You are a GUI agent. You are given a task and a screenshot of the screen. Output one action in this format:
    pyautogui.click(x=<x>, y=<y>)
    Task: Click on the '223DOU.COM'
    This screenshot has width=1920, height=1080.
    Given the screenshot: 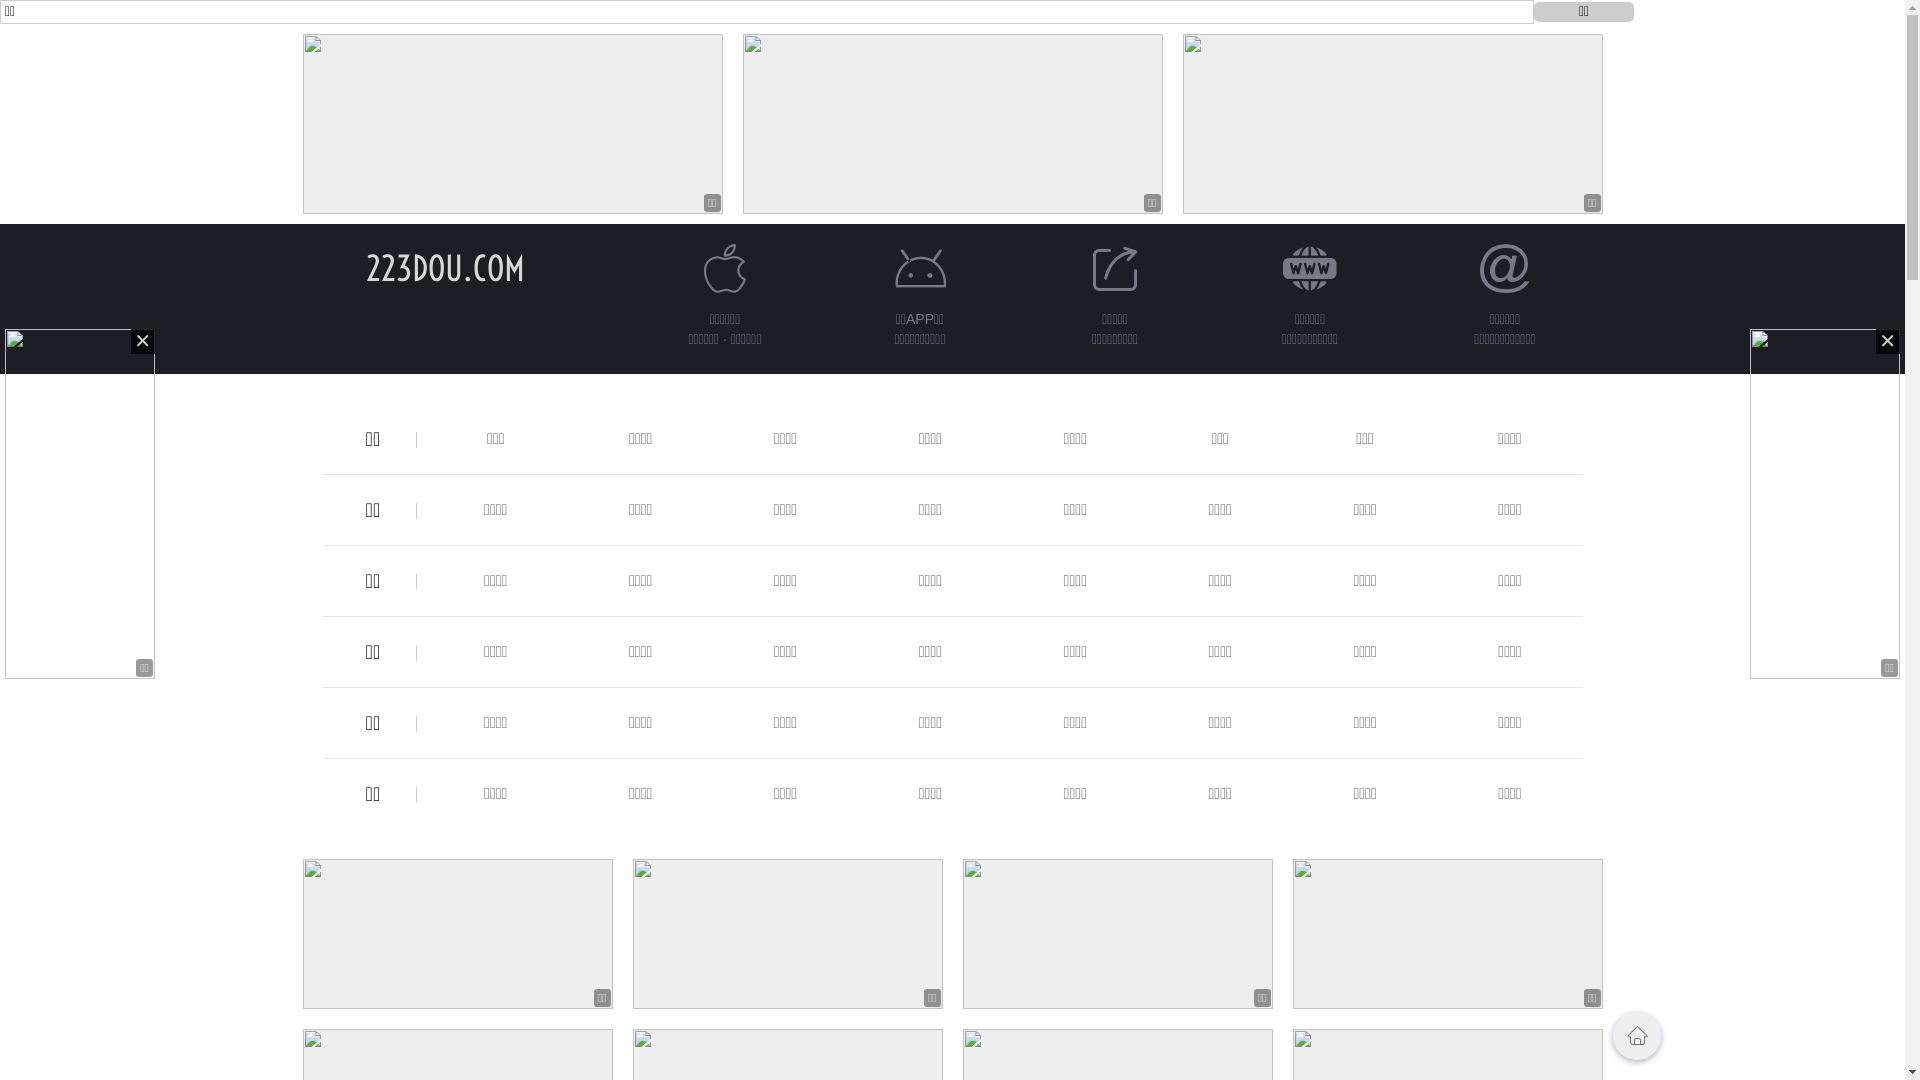 What is the action you would take?
    pyautogui.click(x=444, y=267)
    